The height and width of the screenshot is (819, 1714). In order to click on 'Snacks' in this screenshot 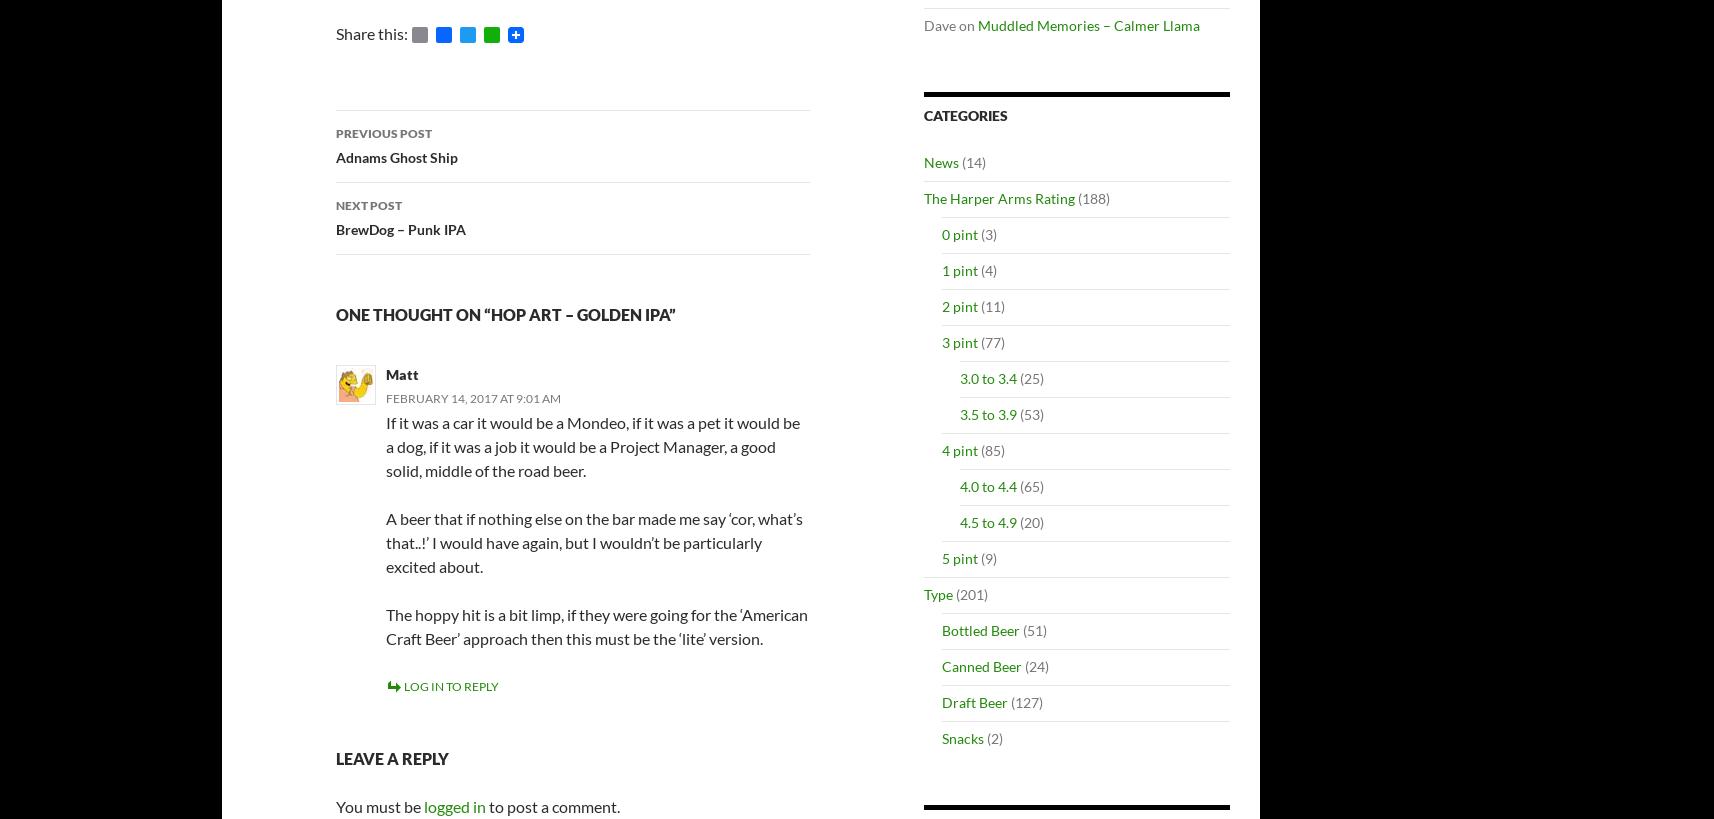, I will do `click(941, 737)`.